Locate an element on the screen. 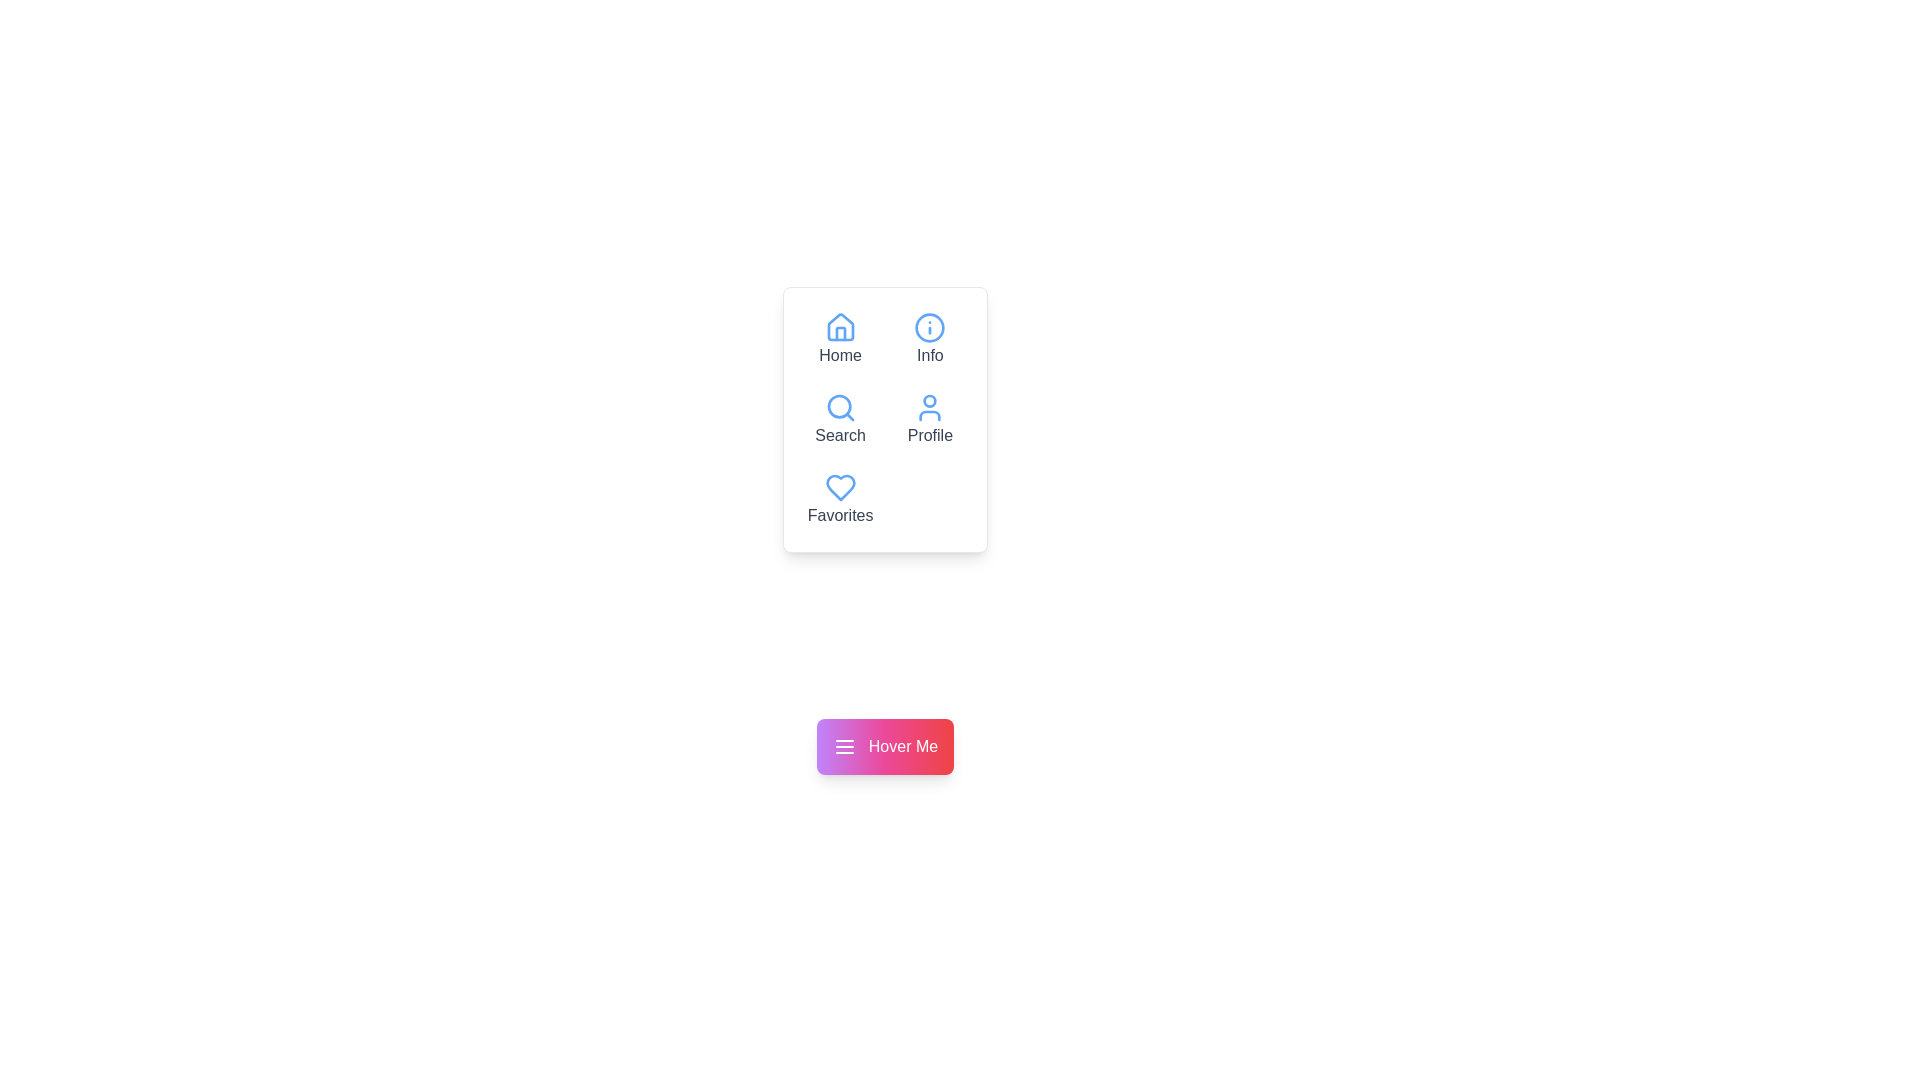 The width and height of the screenshot is (1920, 1080). the non-interactive 'Favorites' icon located at the top of the 'Favorites' section in the bottom-left of the card layout, above the 'Favorites' label is located at coordinates (840, 488).